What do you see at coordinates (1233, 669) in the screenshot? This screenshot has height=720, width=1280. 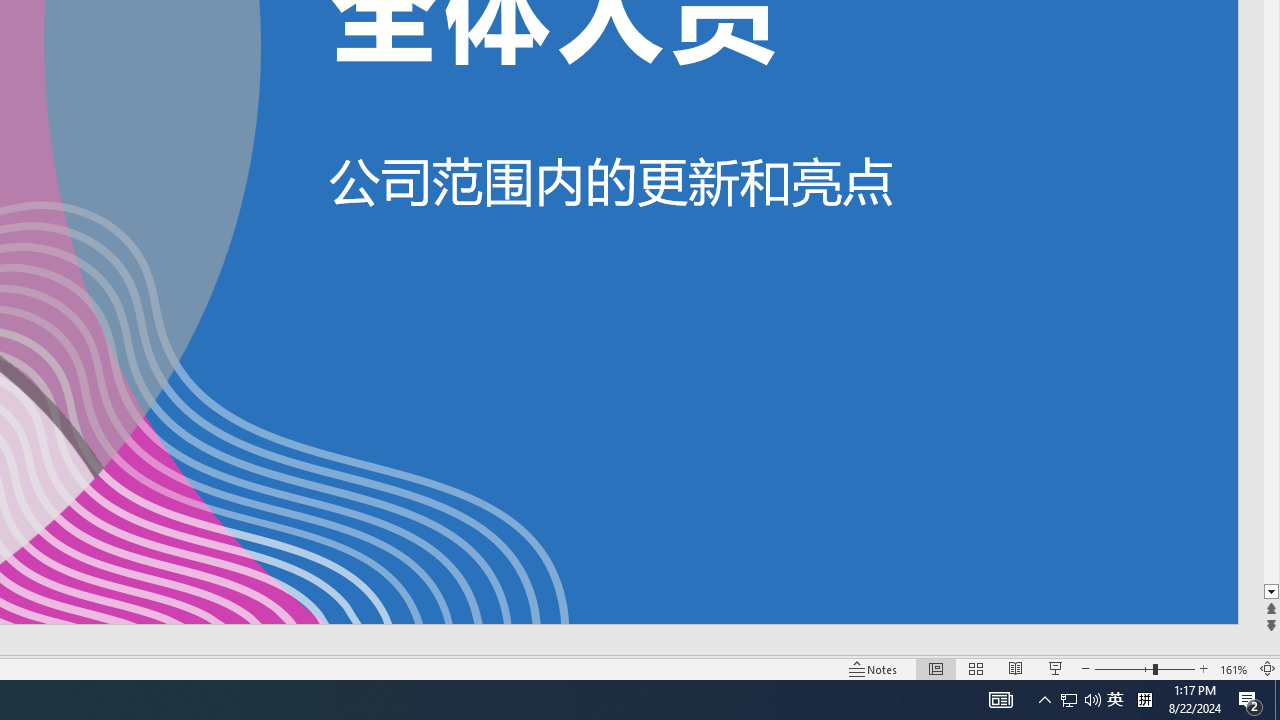 I see `'Zoom 161%'` at bounding box center [1233, 669].